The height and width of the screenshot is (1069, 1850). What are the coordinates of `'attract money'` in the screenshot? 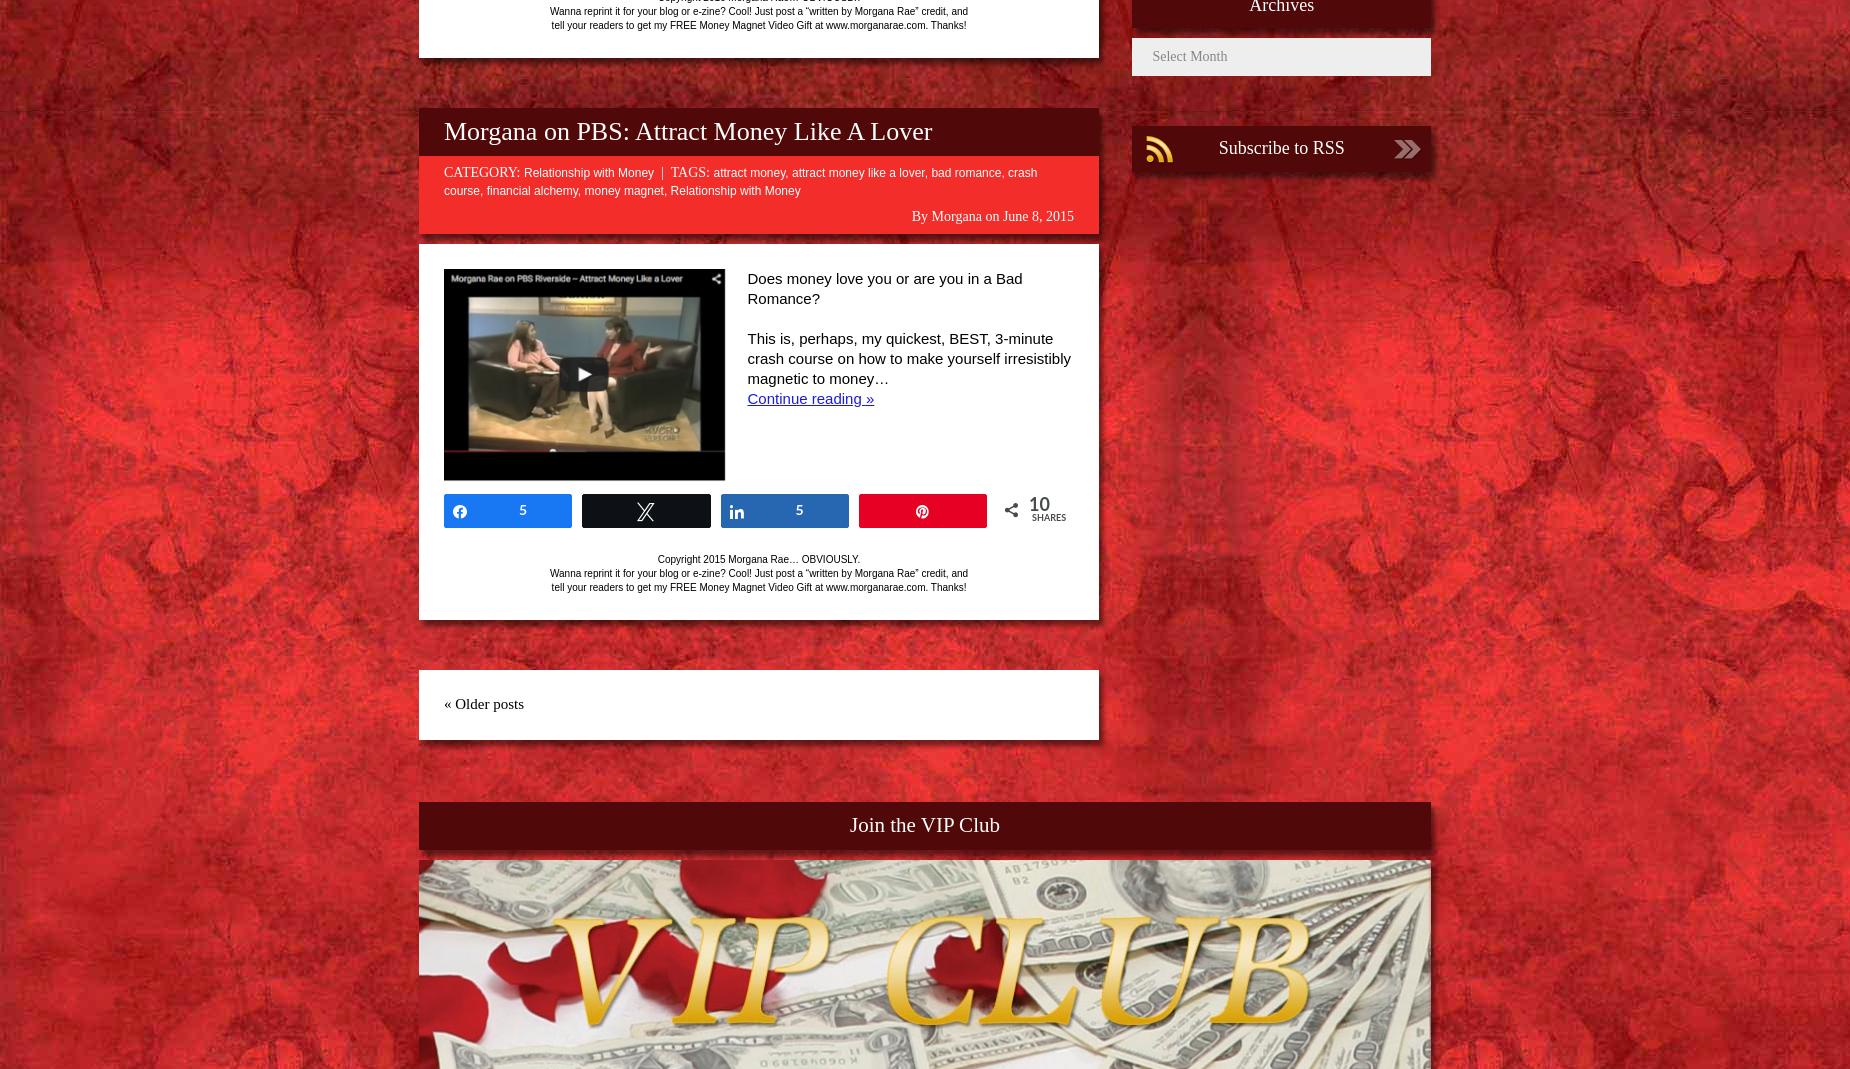 It's located at (749, 172).